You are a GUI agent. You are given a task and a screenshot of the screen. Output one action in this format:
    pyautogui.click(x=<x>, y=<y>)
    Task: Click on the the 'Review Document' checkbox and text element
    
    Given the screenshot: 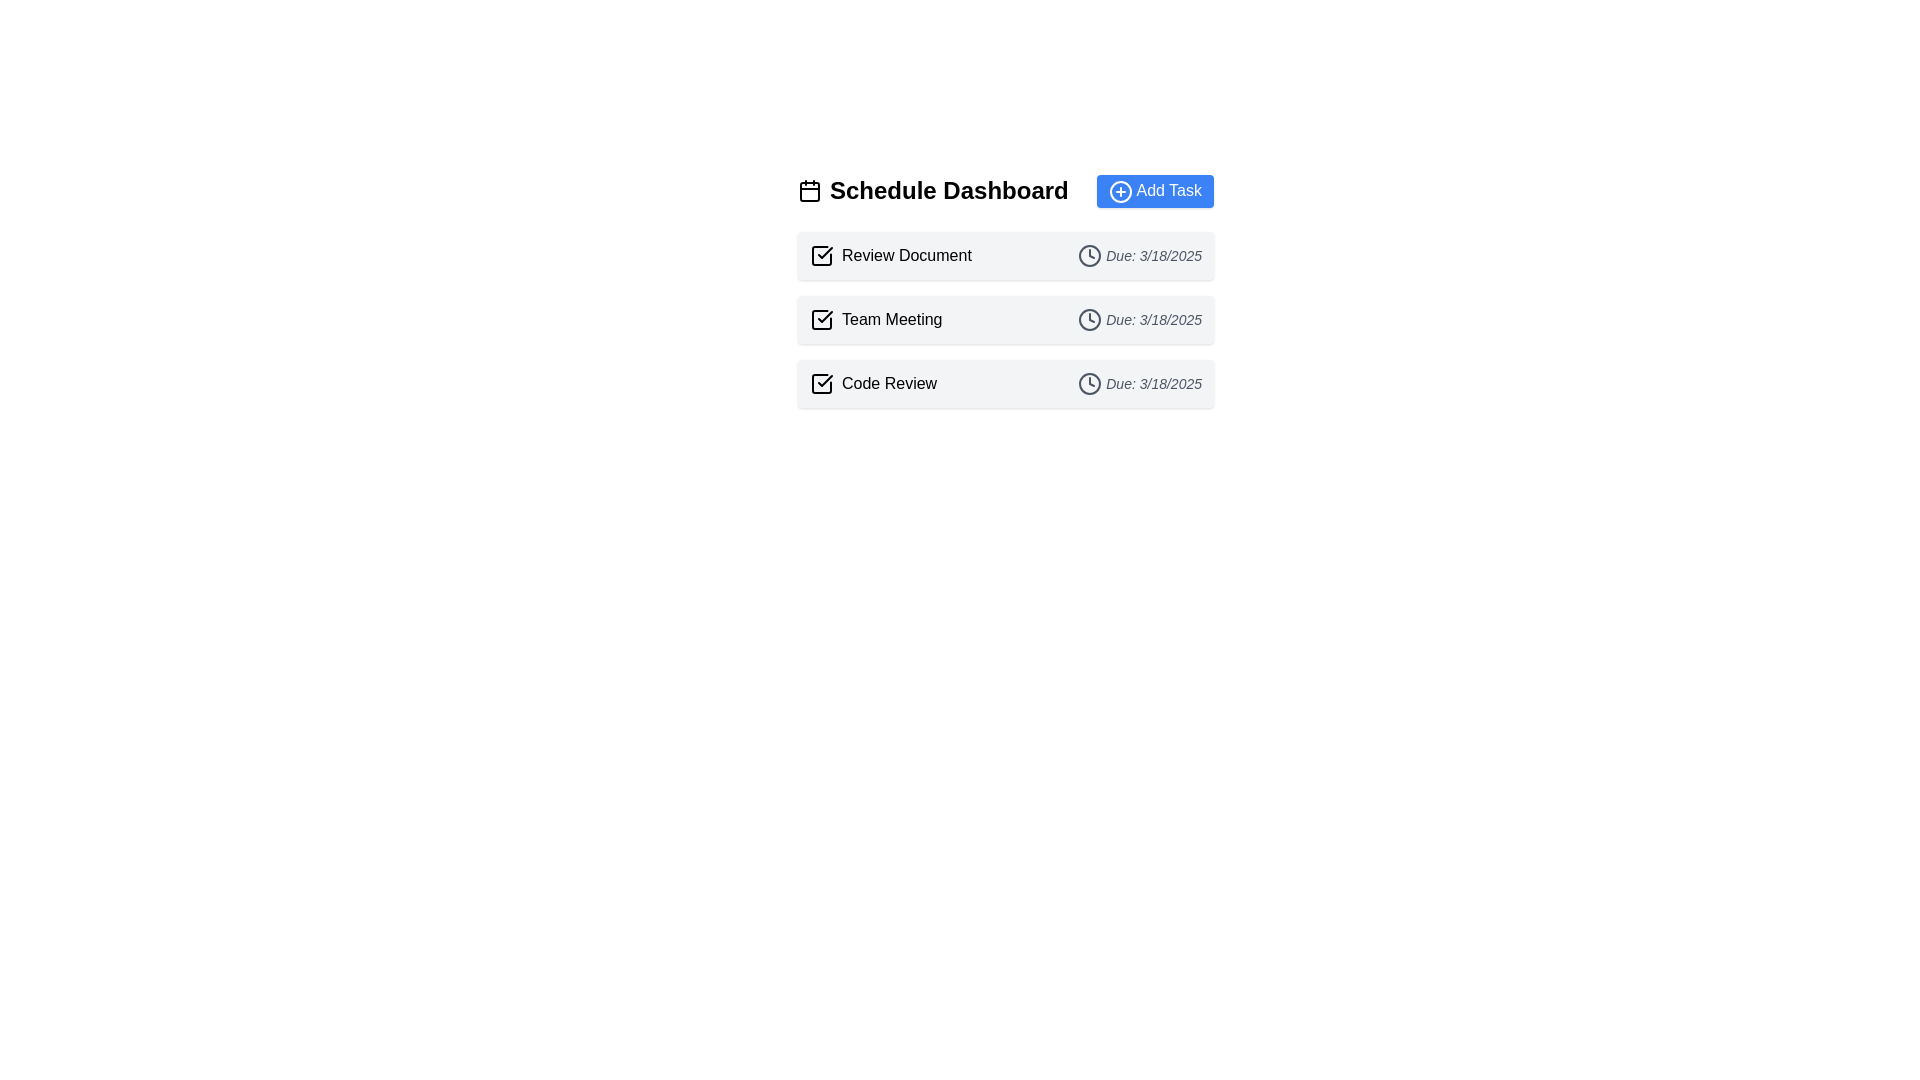 What is the action you would take?
    pyautogui.click(x=889, y=254)
    